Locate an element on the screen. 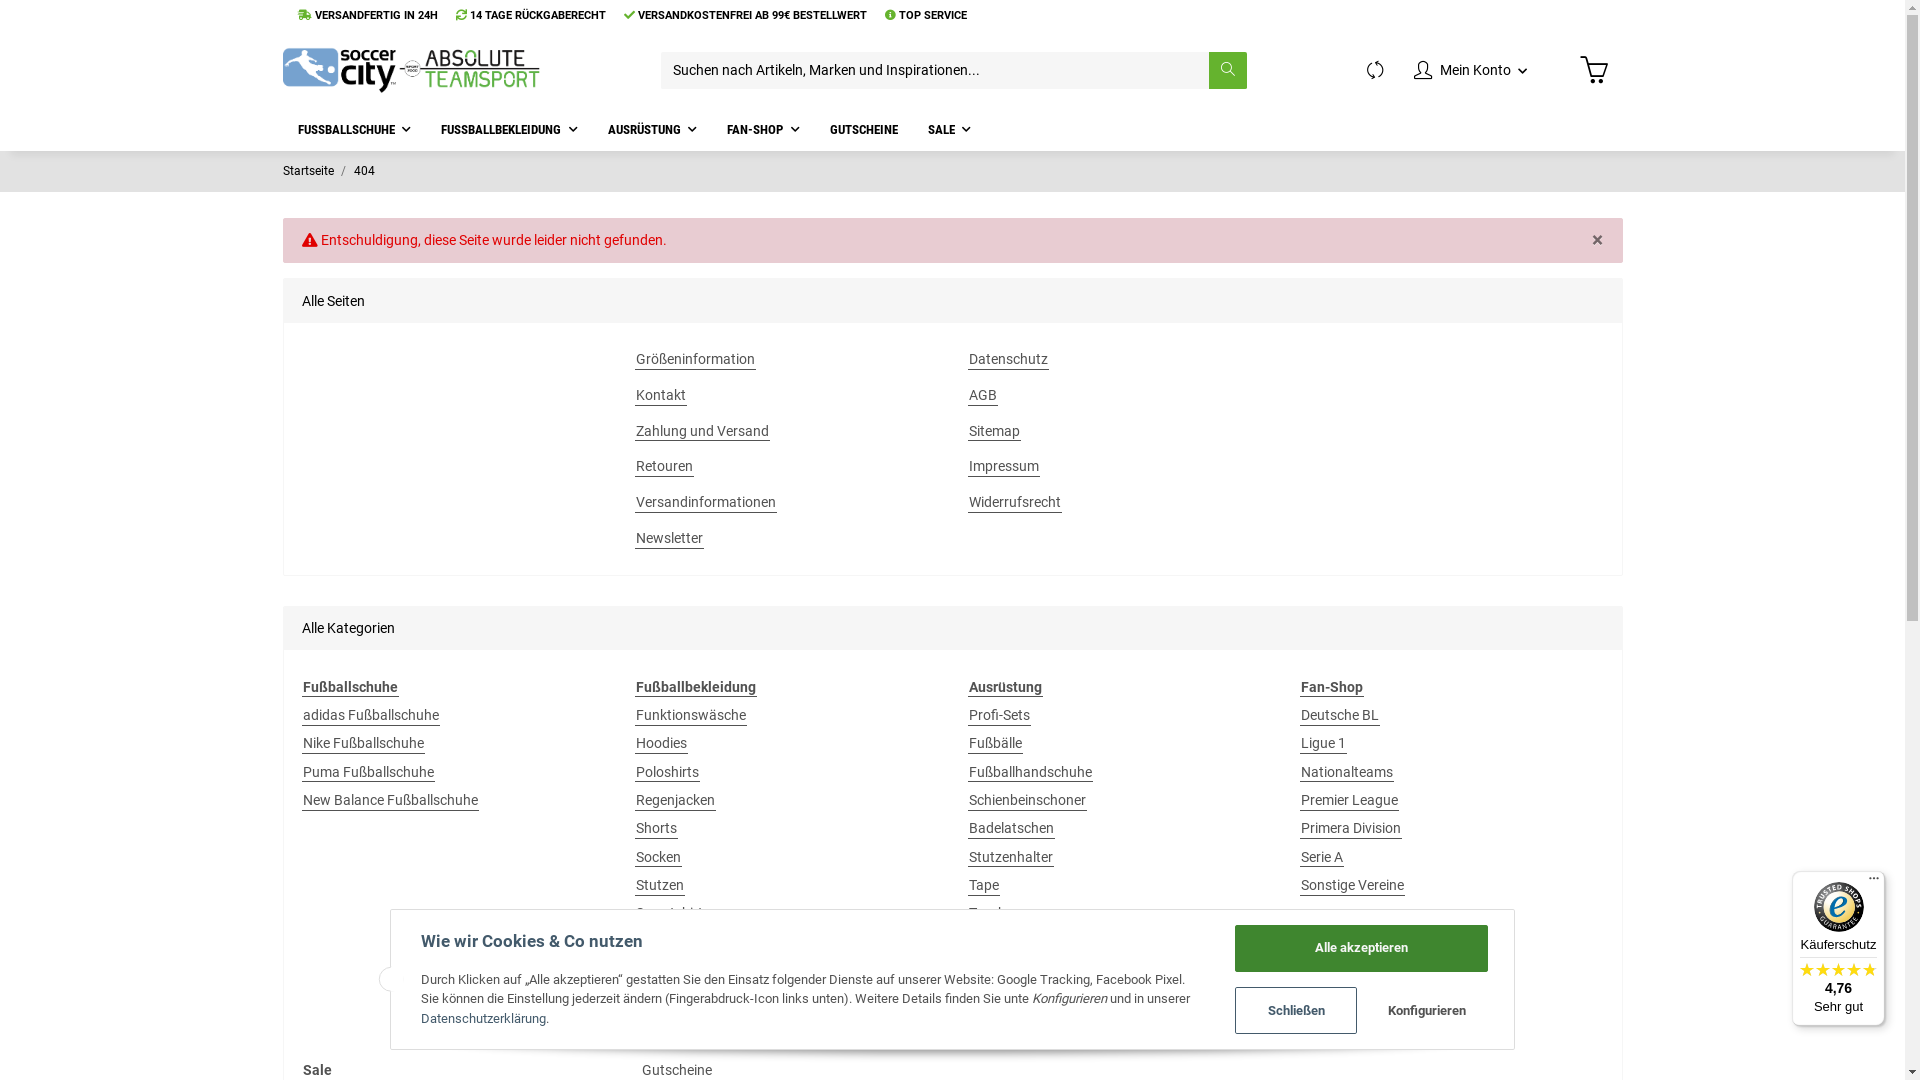 The image size is (1920, 1080). 'Primera Division' is located at coordinates (1350, 828).